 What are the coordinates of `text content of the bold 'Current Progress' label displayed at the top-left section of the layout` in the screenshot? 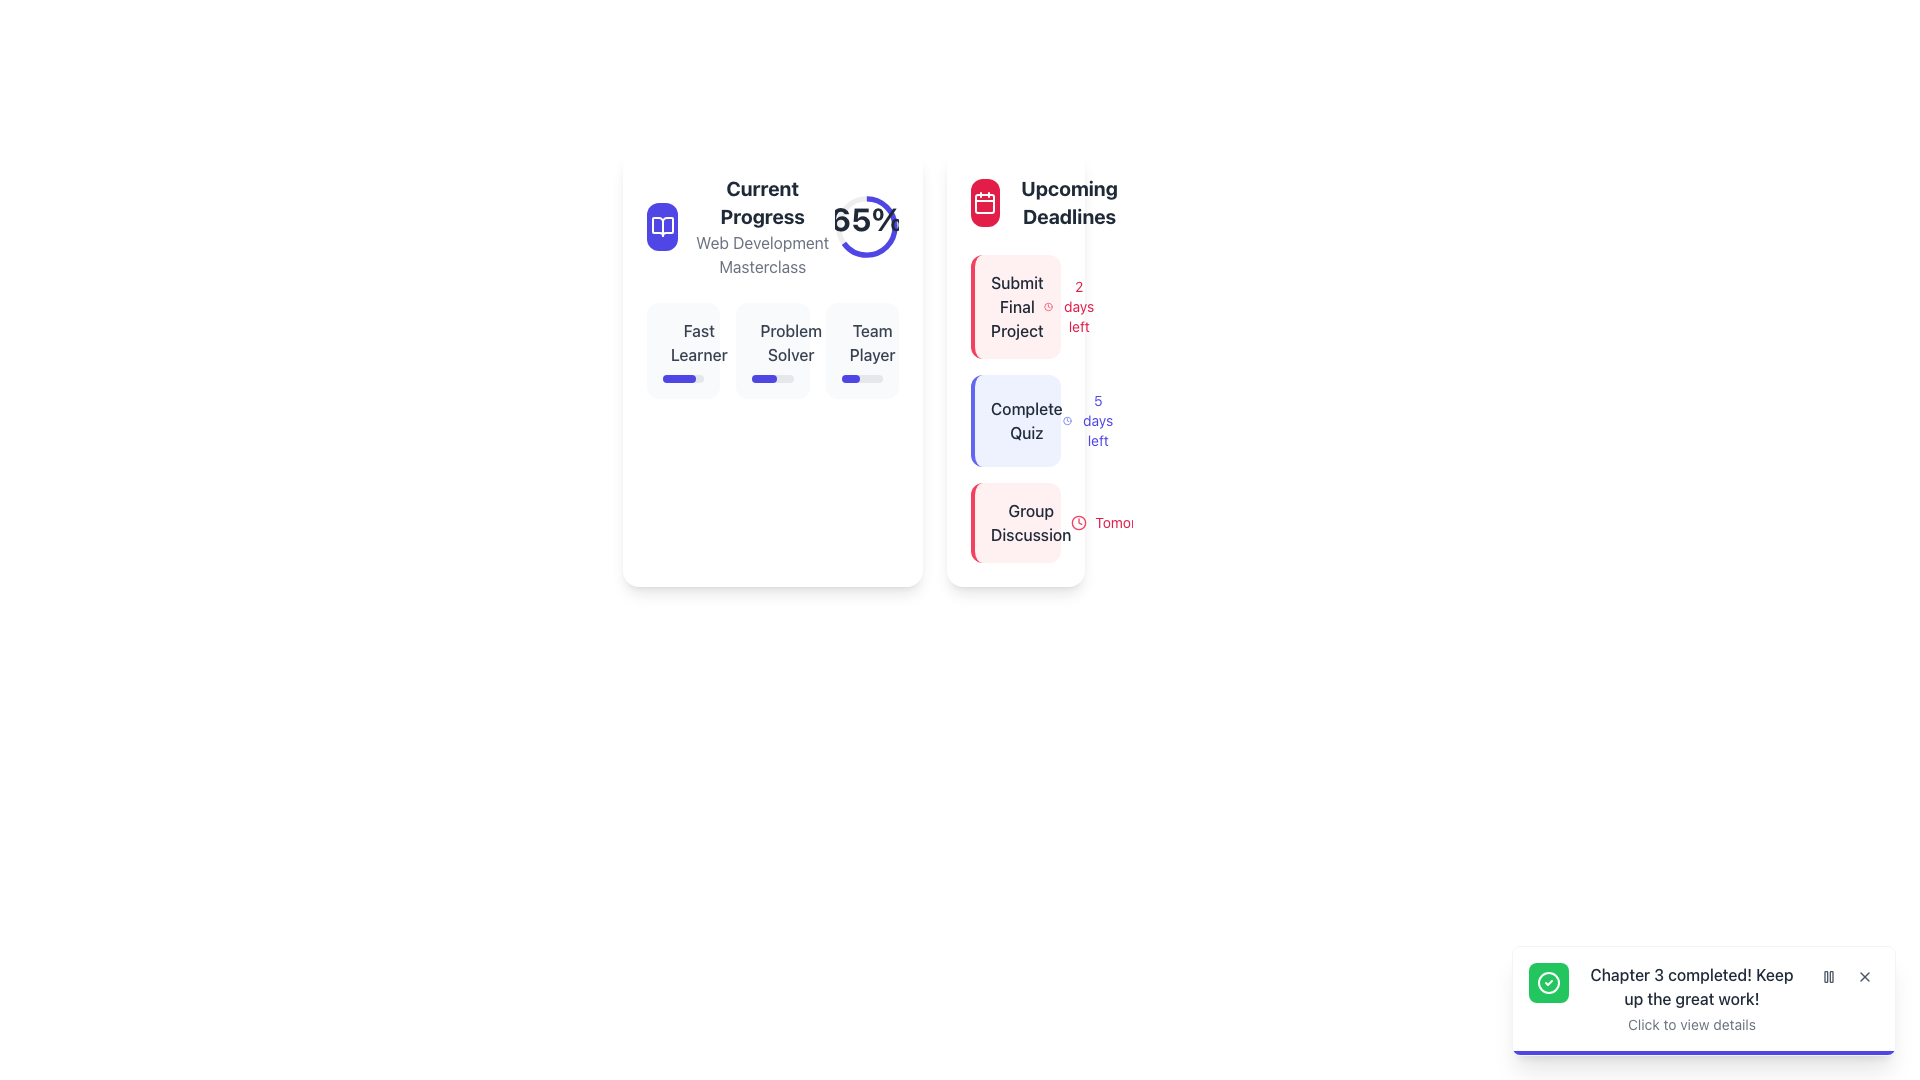 It's located at (761, 203).